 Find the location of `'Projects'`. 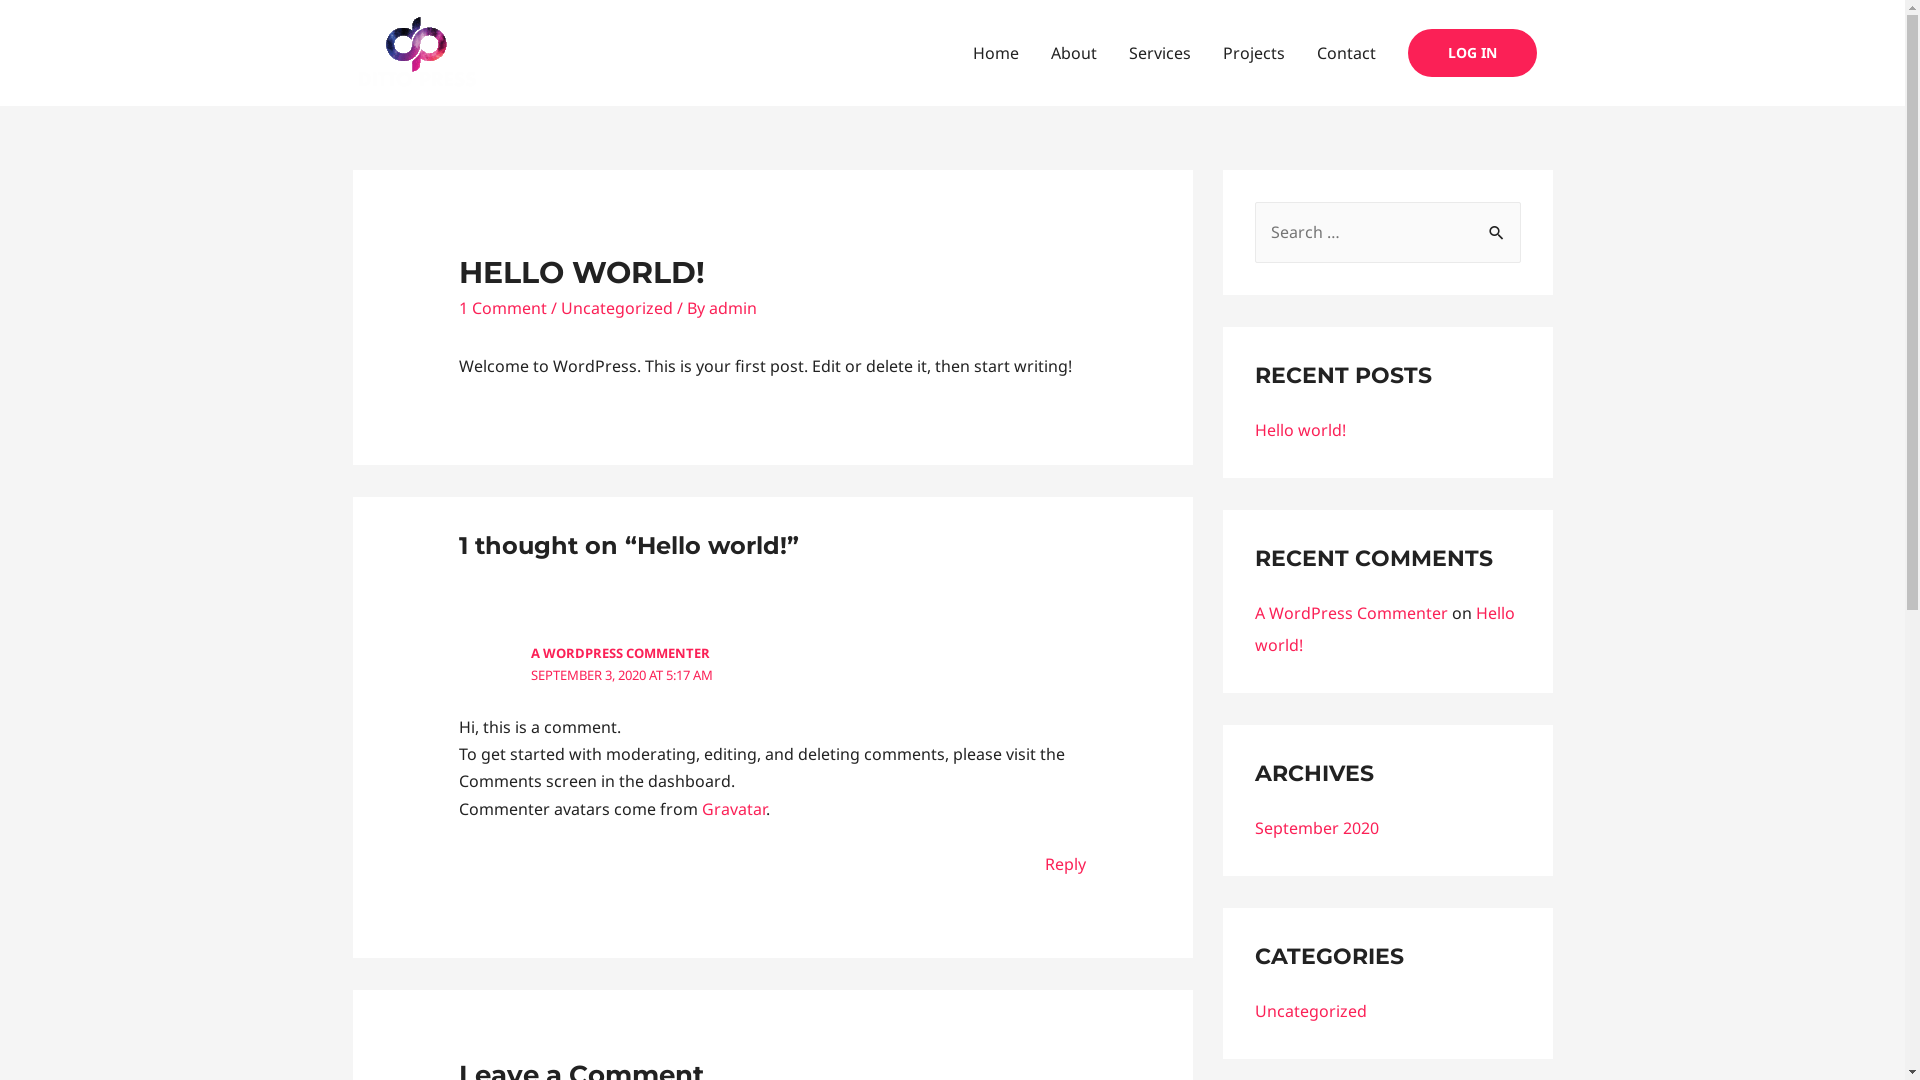

'Projects' is located at coordinates (1251, 52).